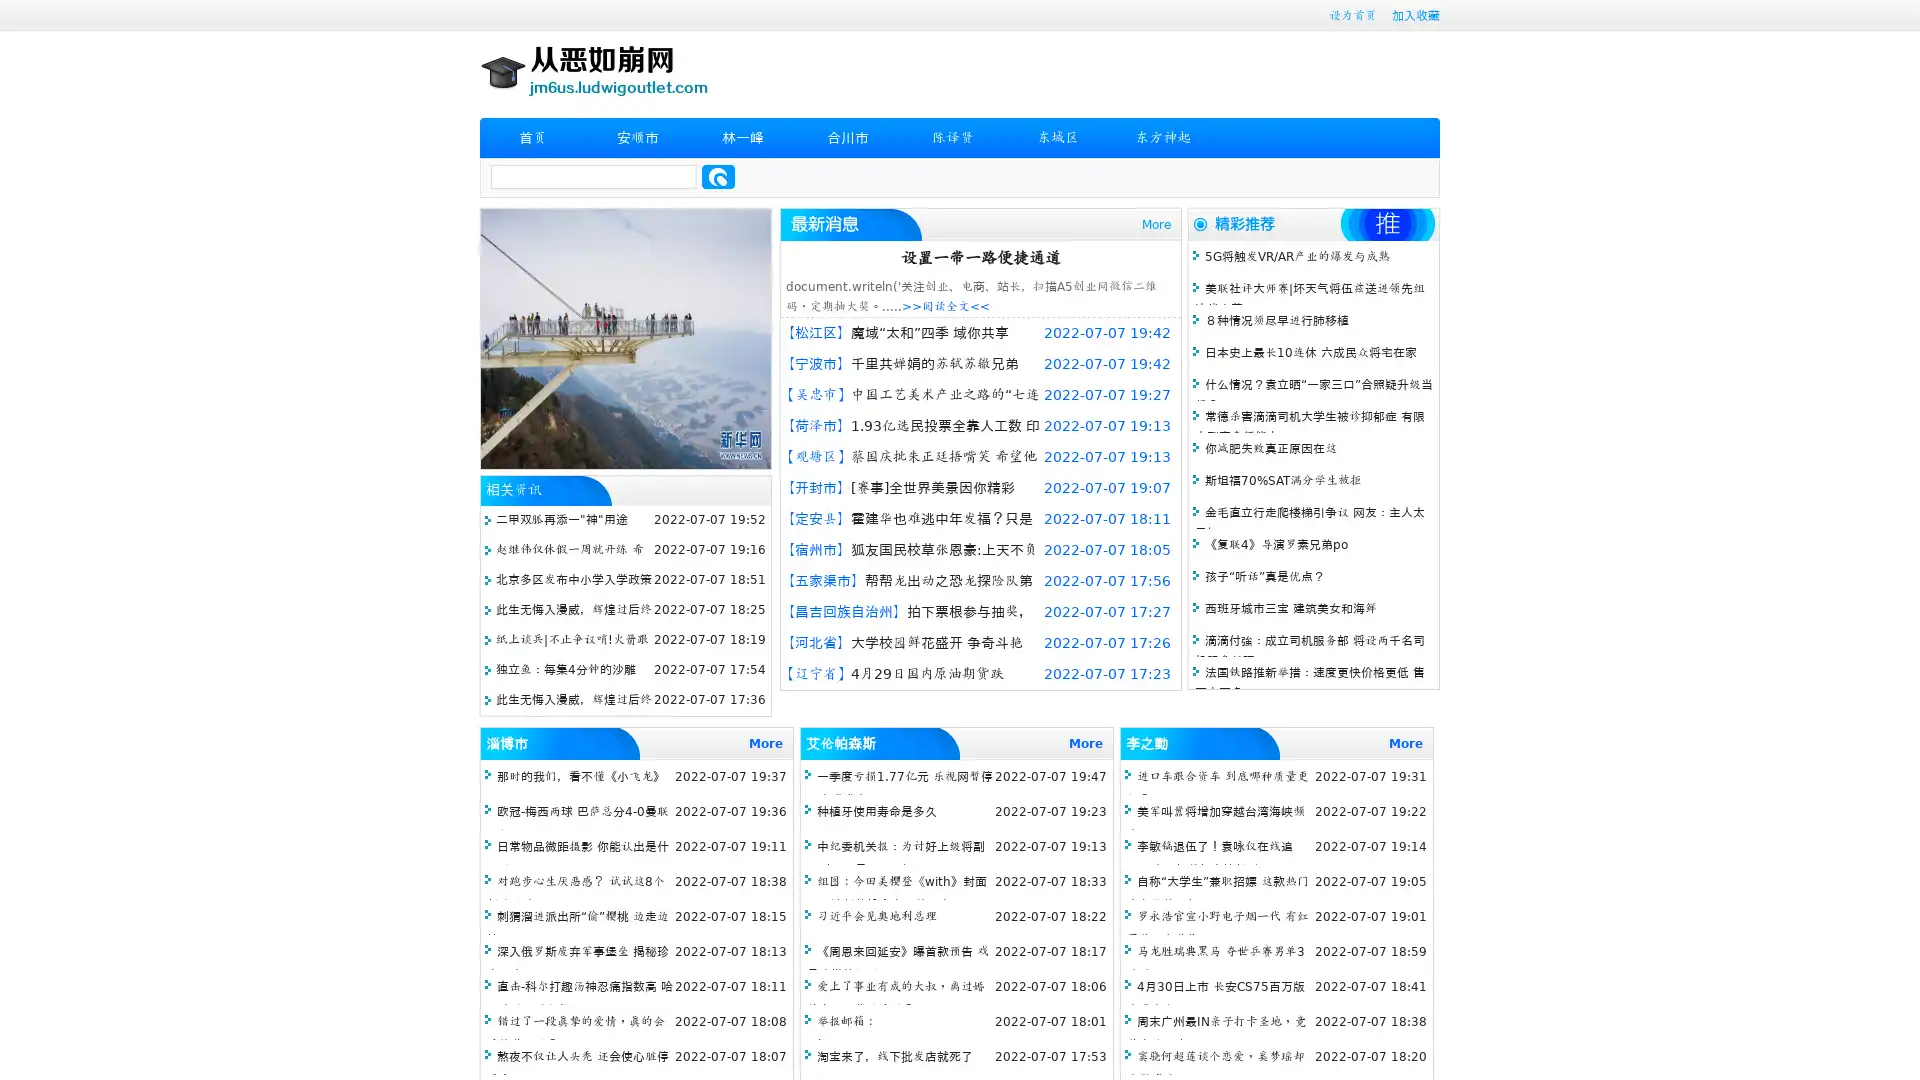 This screenshot has width=1920, height=1080. I want to click on Search, so click(718, 176).